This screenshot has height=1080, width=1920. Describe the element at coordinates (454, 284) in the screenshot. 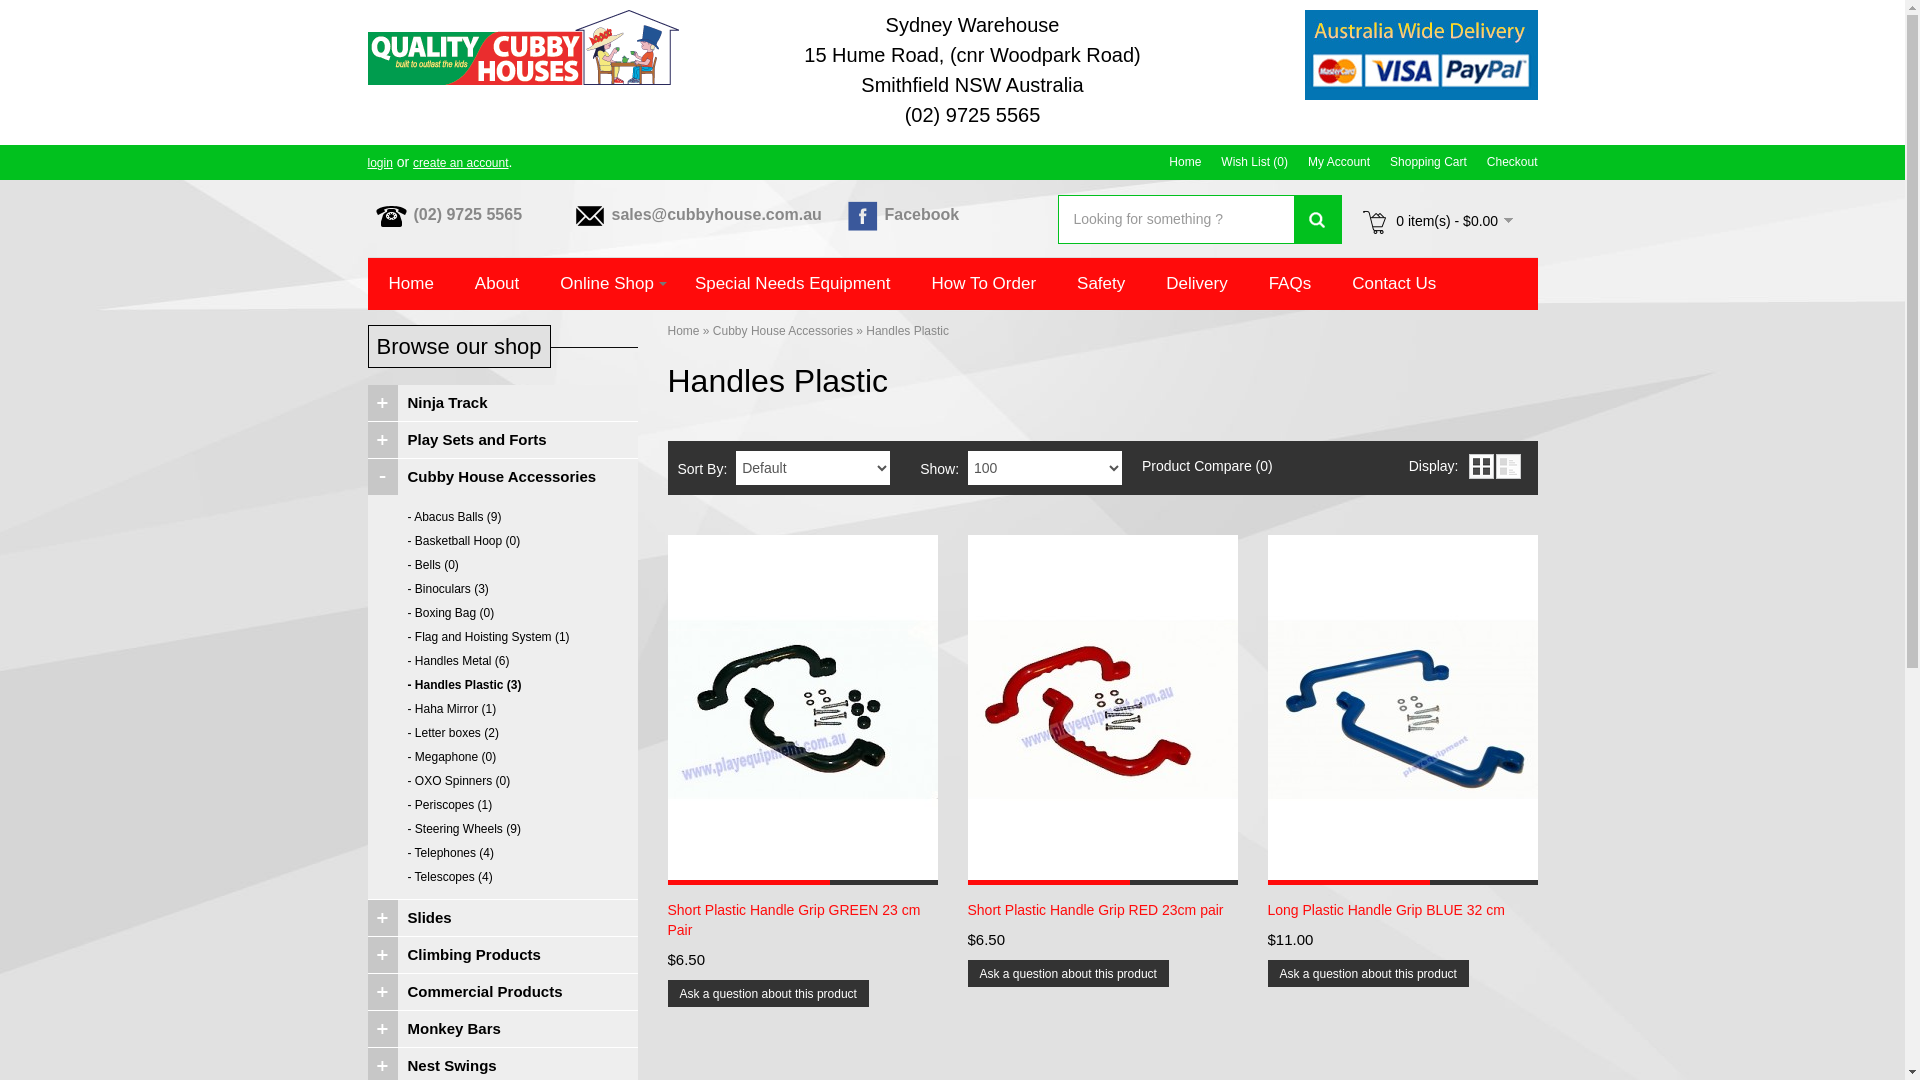

I see `'About'` at that location.